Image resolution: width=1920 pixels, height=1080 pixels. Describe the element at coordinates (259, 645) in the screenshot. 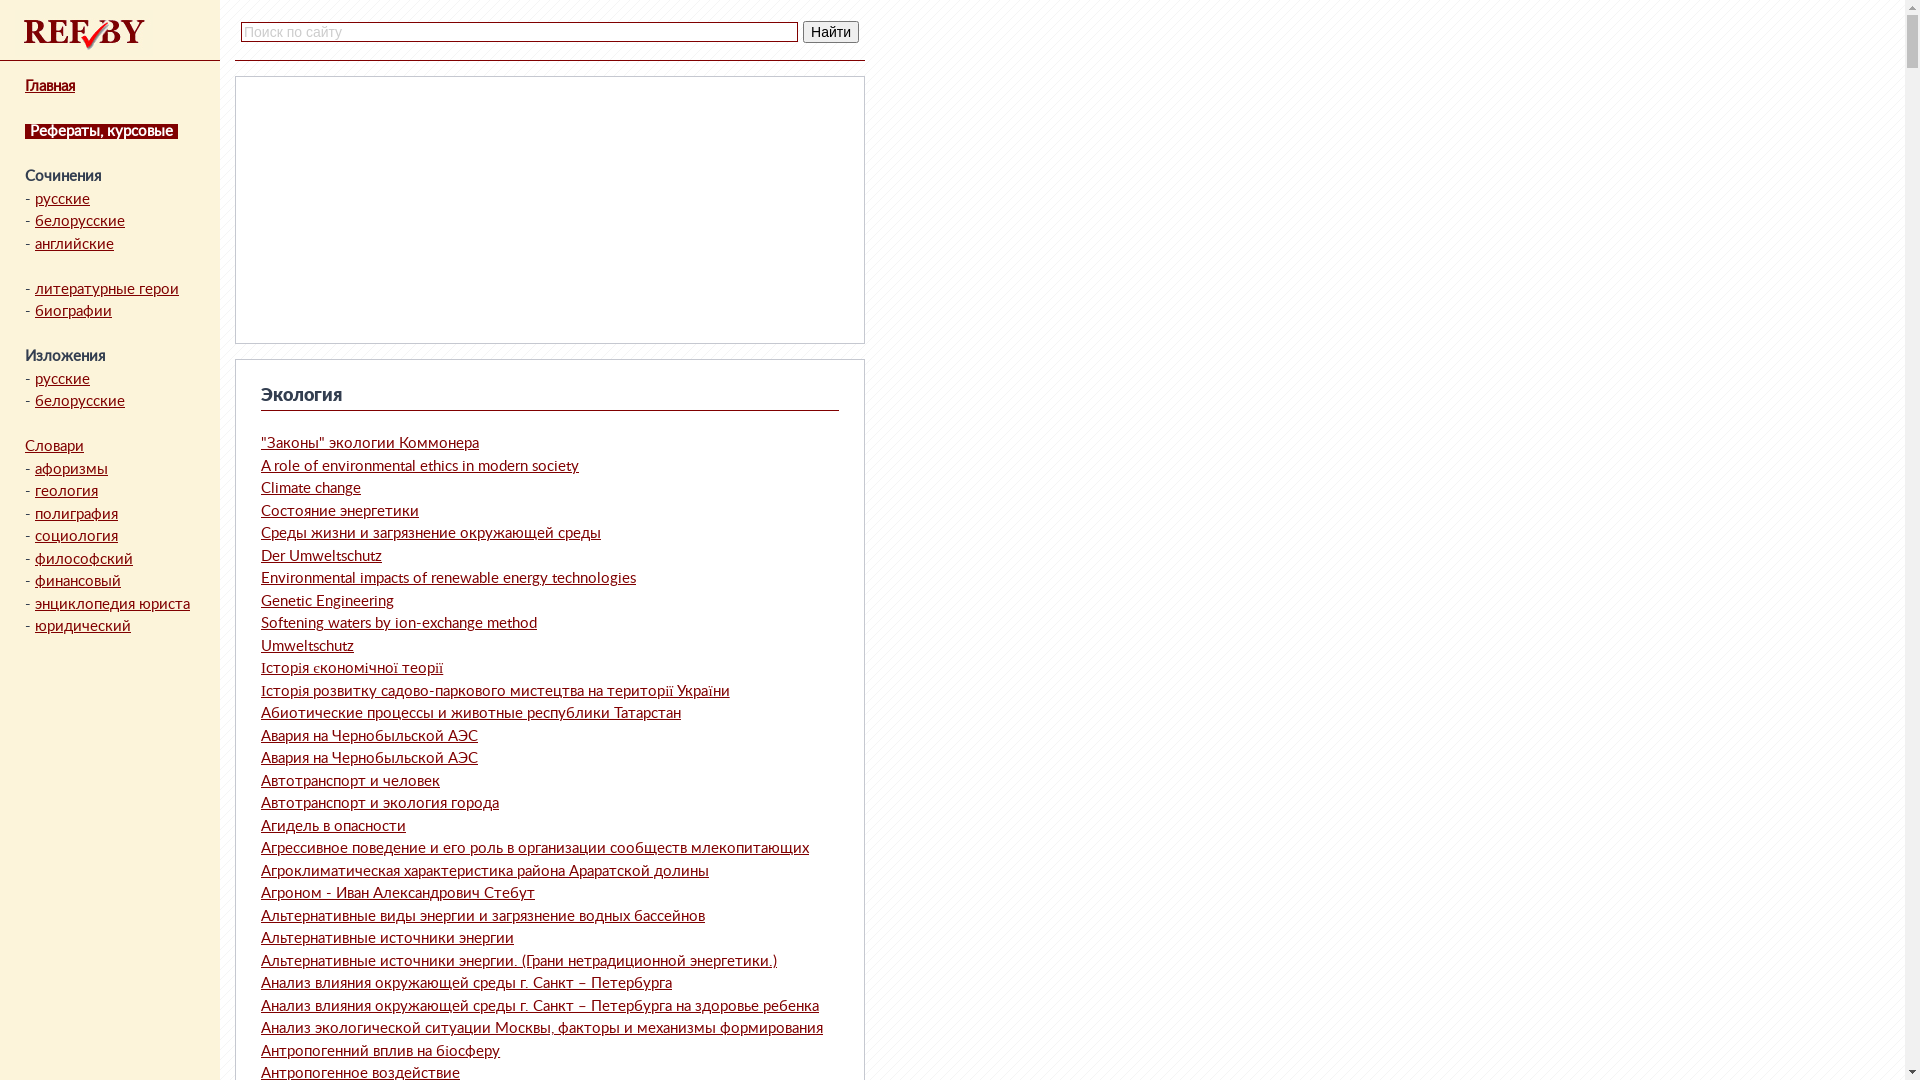

I see `'Umweltschutz'` at that location.